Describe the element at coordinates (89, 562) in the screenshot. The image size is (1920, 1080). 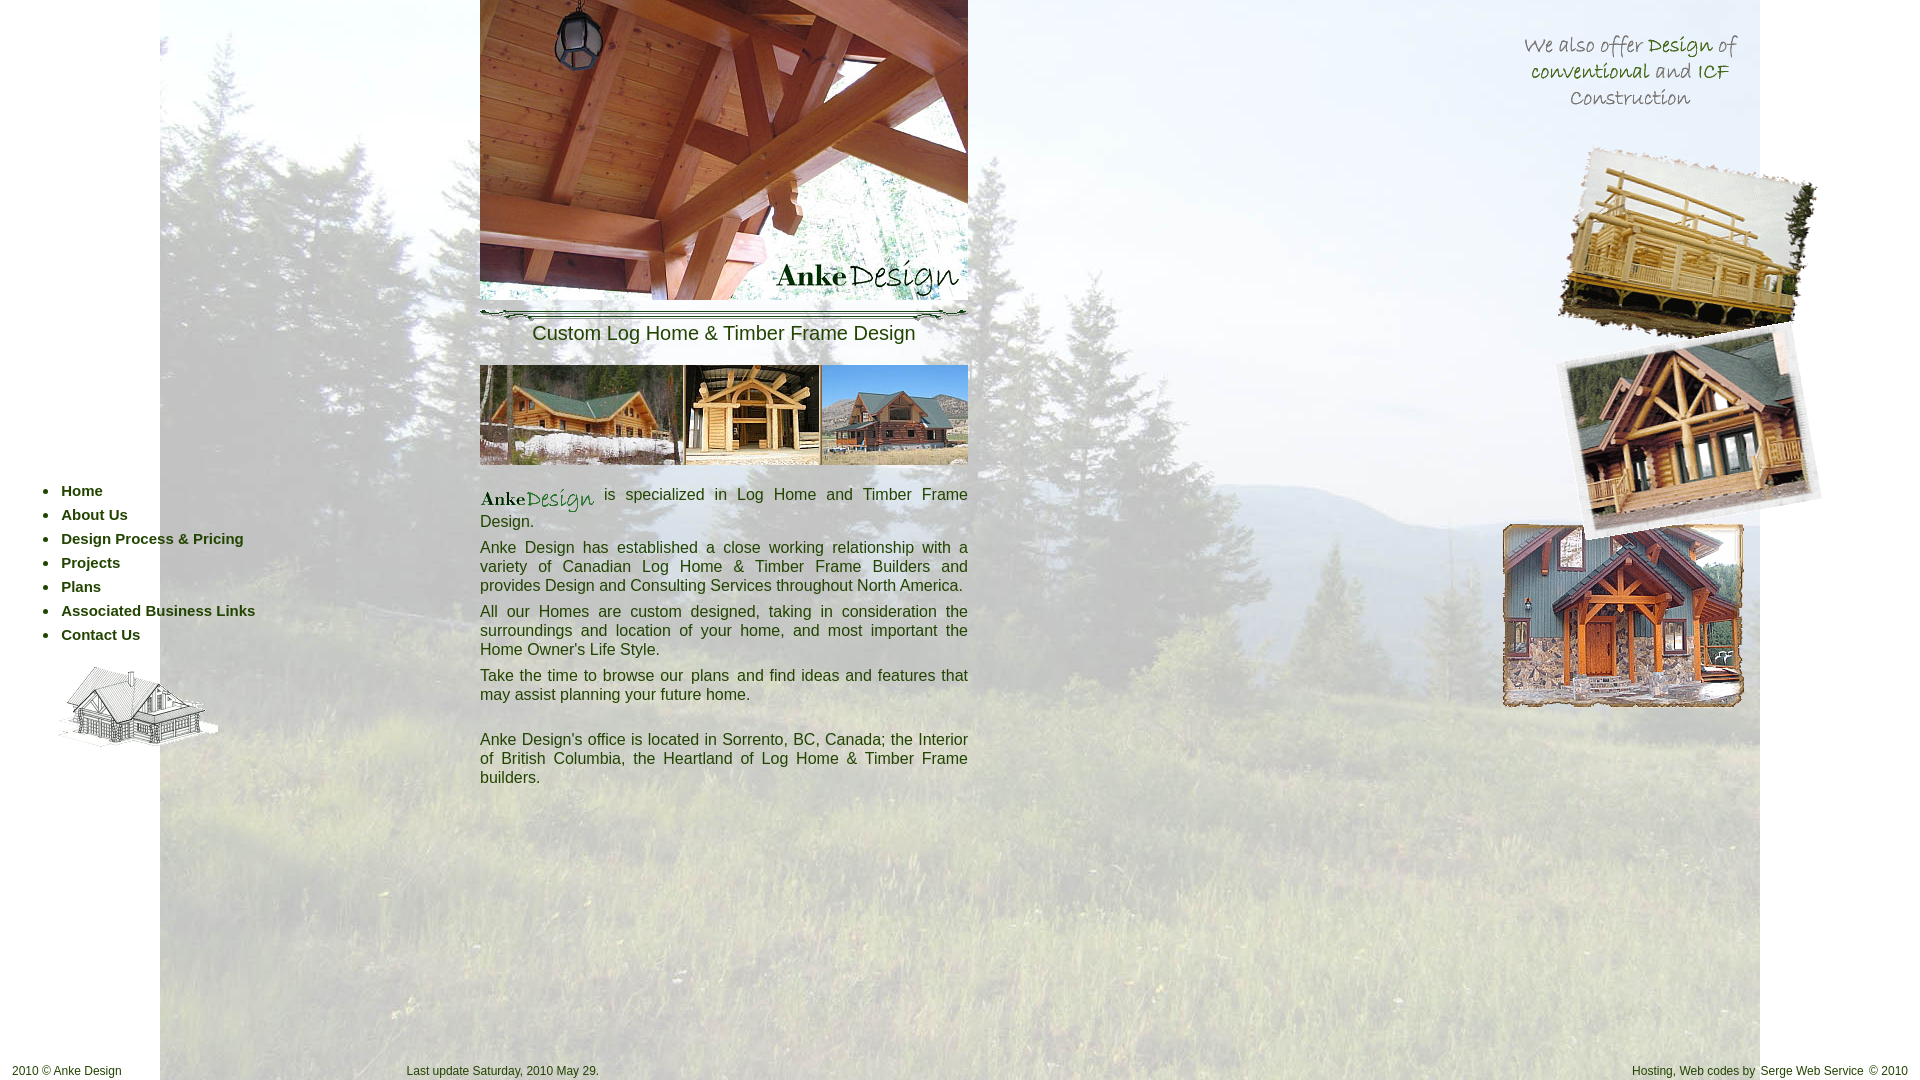
I see `'Projects'` at that location.